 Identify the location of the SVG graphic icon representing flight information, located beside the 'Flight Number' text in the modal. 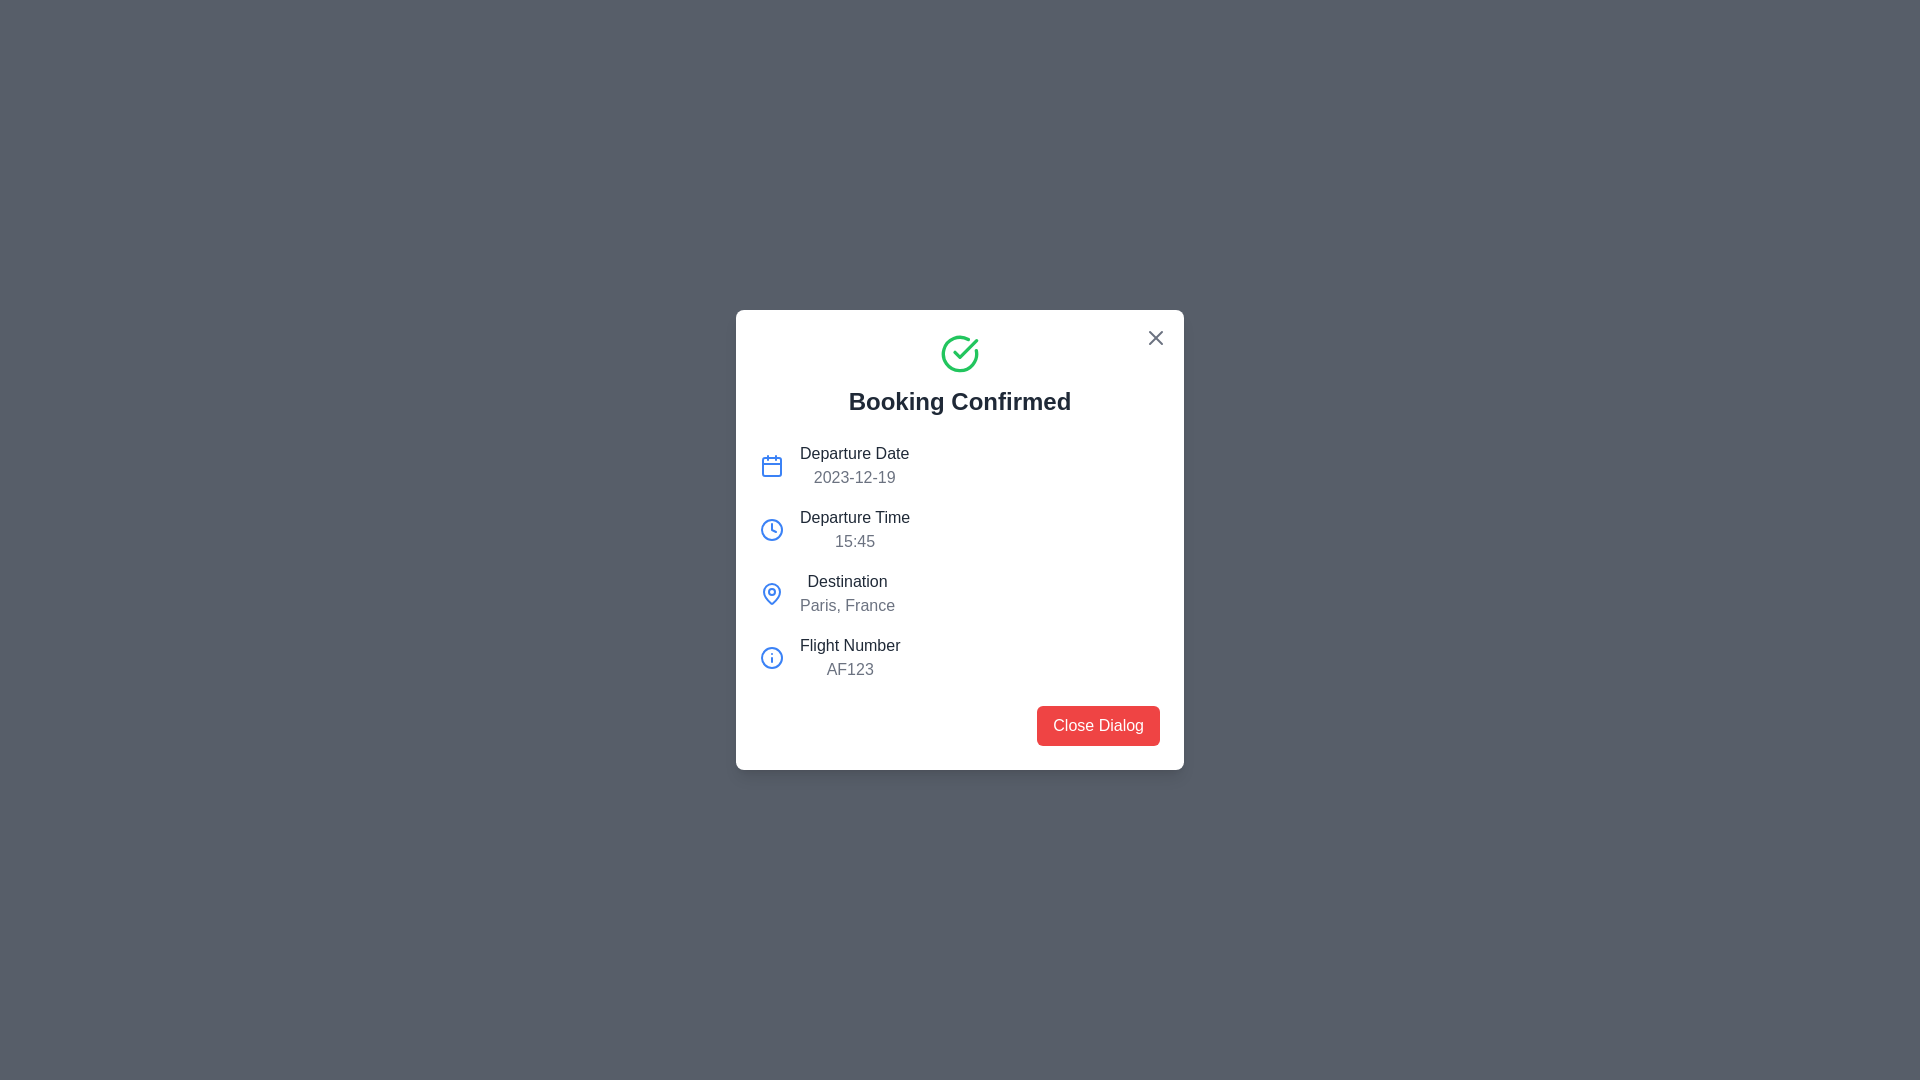
(771, 658).